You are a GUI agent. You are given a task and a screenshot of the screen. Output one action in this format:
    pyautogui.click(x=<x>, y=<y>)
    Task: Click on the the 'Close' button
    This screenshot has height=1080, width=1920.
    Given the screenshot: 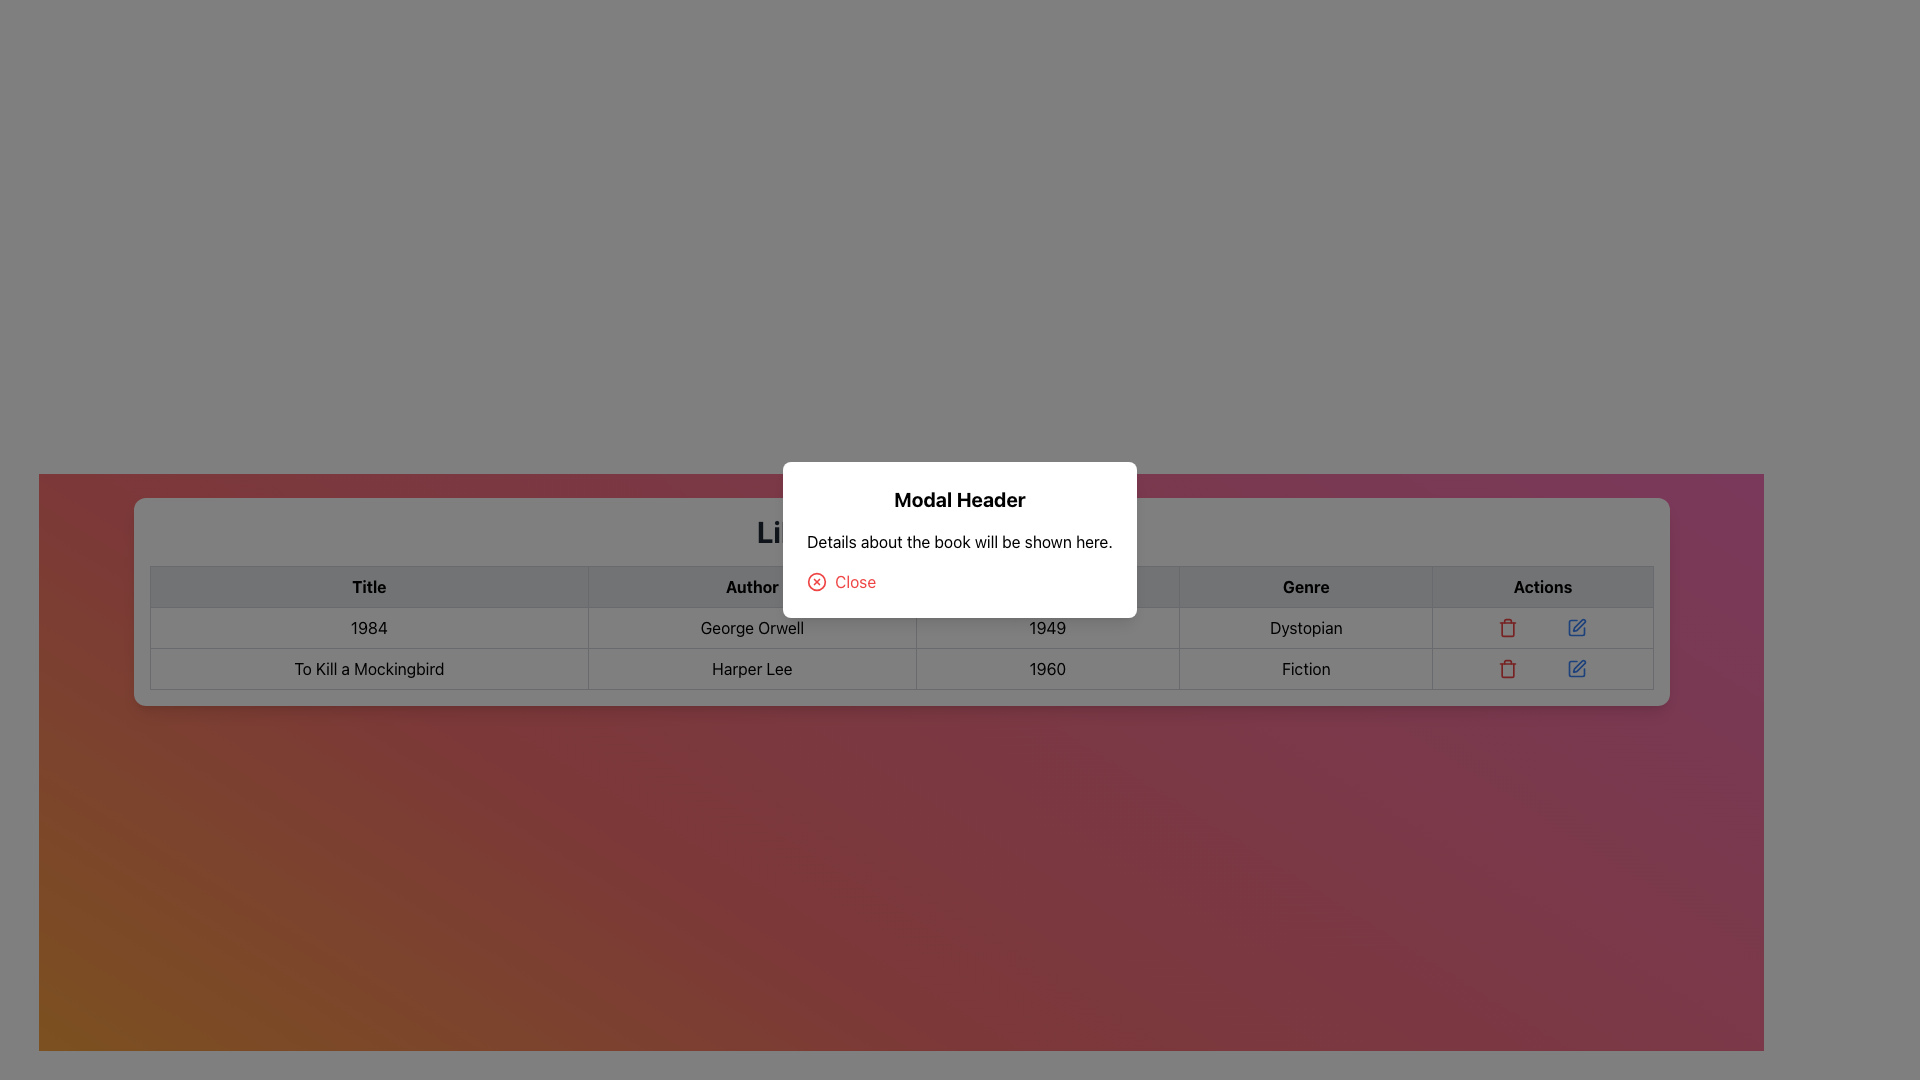 What is the action you would take?
    pyautogui.click(x=841, y=582)
    